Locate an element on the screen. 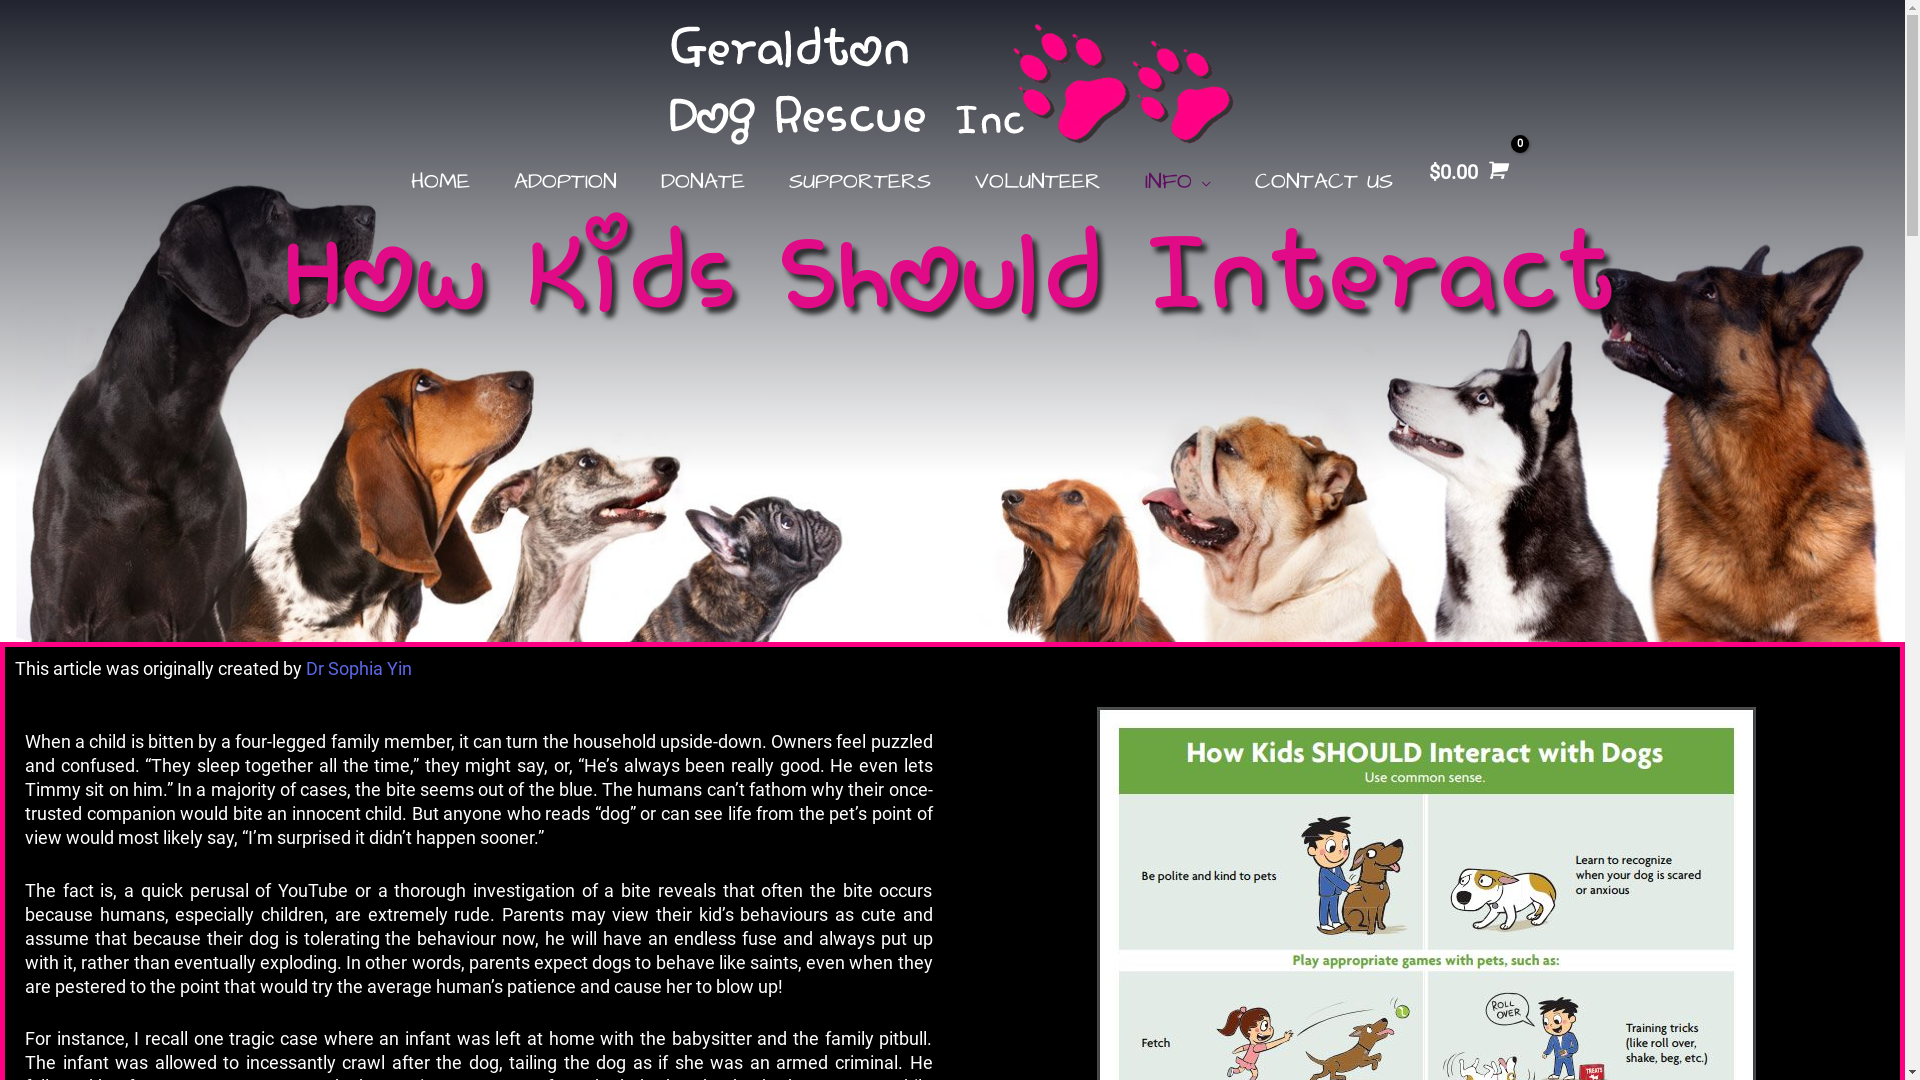  'SUPPORTERS' is located at coordinates (859, 181).